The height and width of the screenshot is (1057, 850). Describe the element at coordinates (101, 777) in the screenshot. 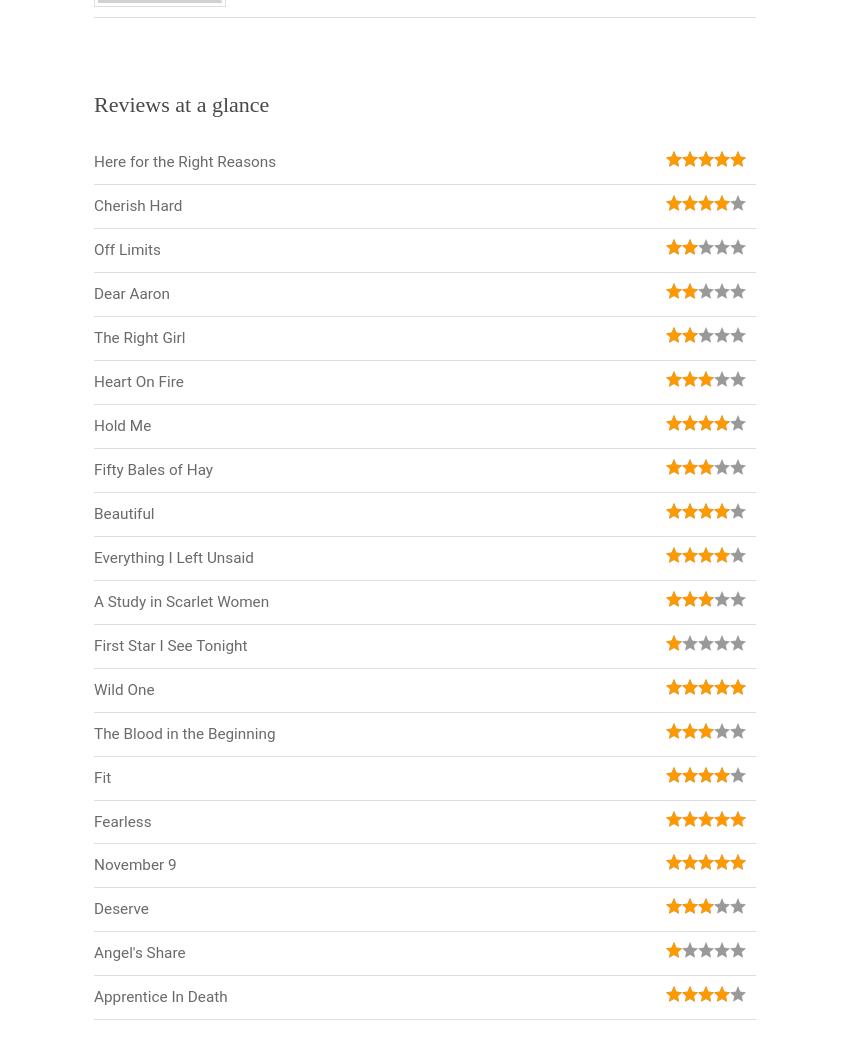

I see `'Fit'` at that location.